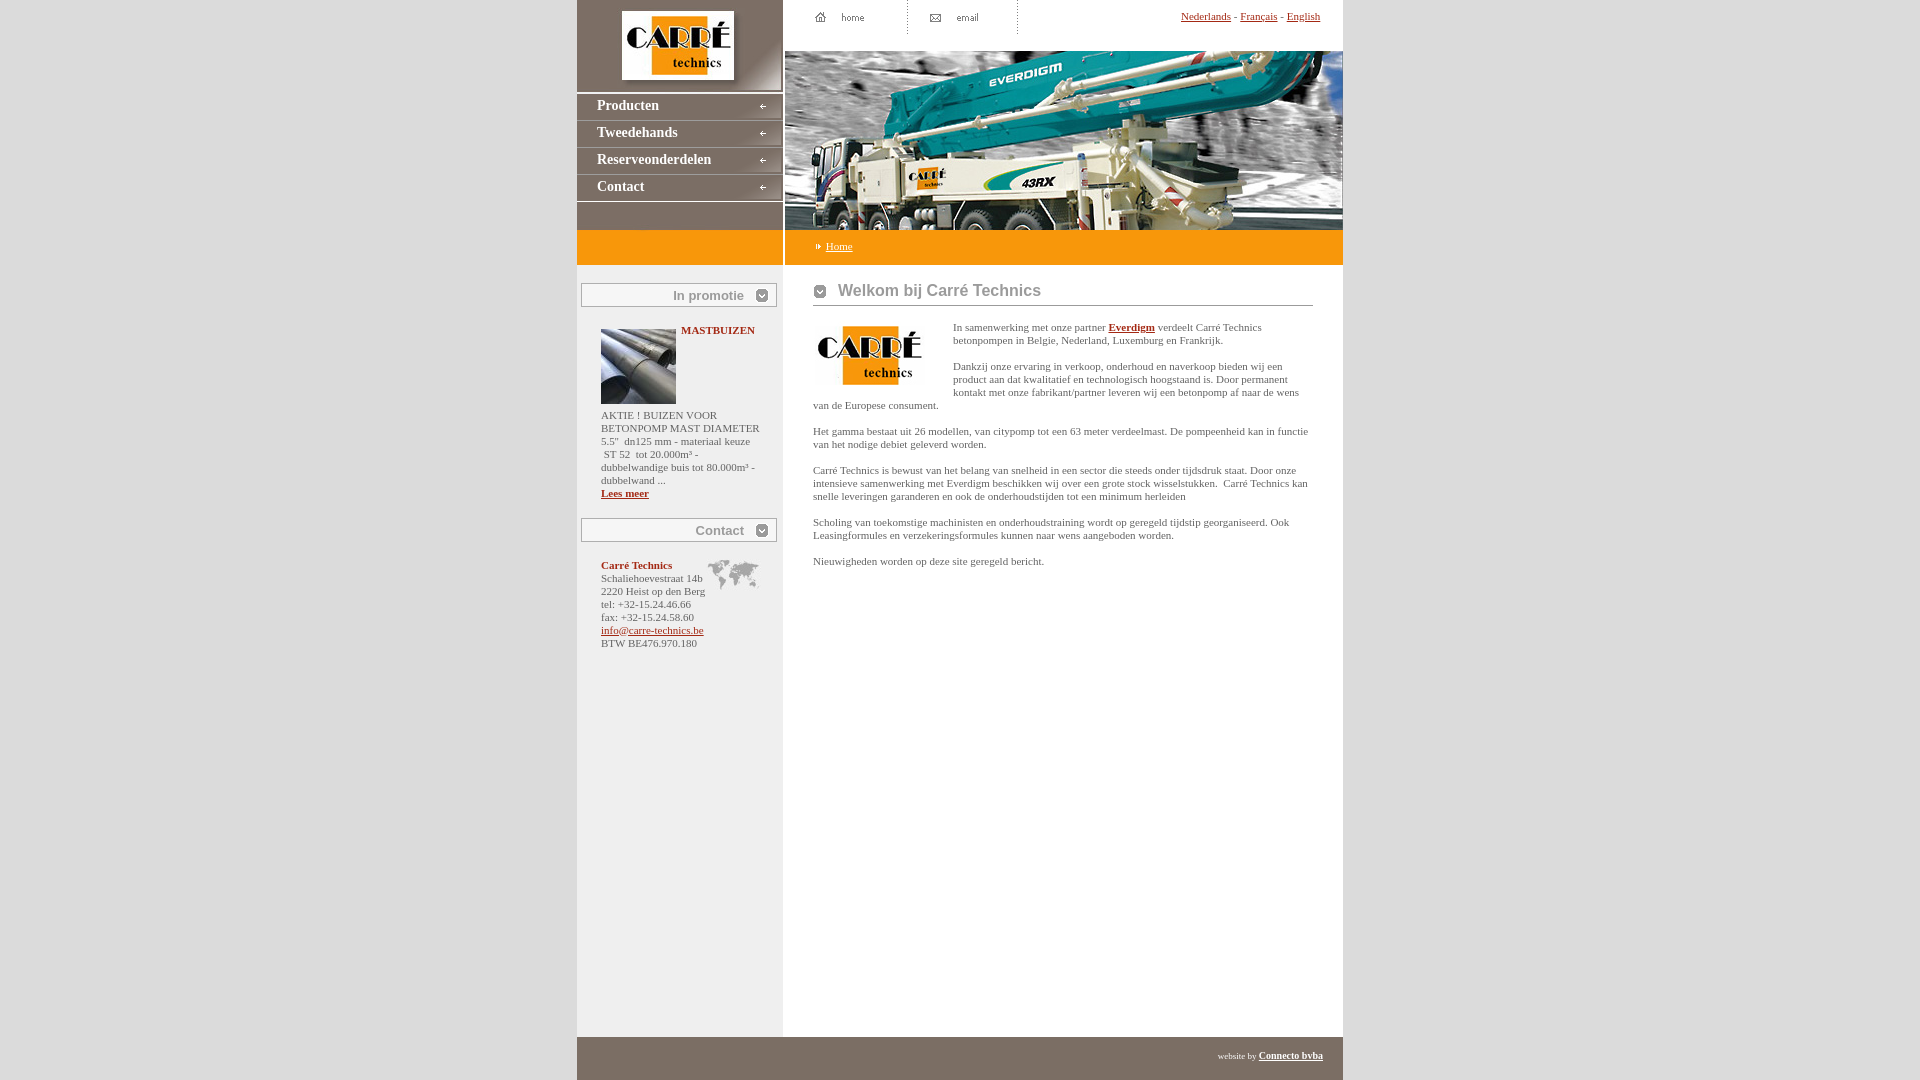  I want to click on 'Reserveonderdelen', so click(680, 160).